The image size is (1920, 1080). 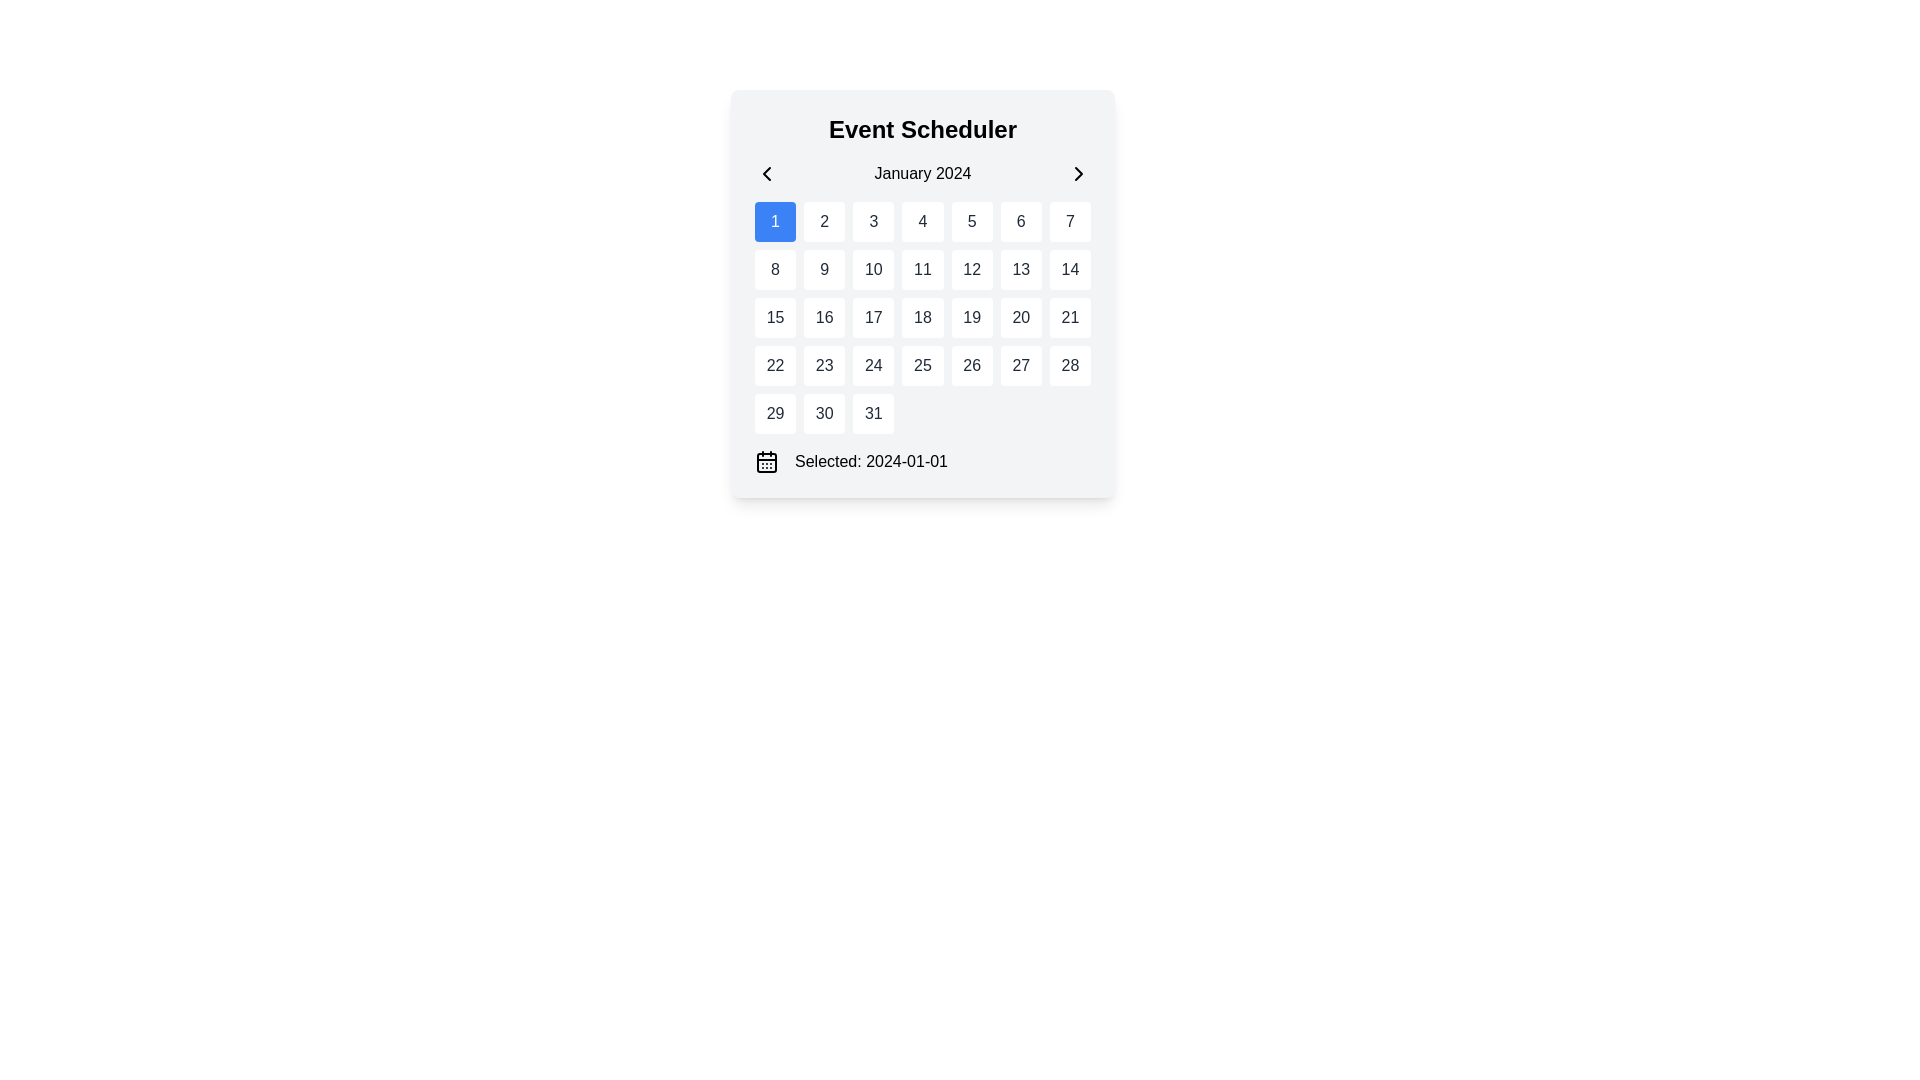 What do you see at coordinates (1078, 172) in the screenshot?
I see `the navigation button (icon) for advancing to the next calendar month, located to the right of the 'January 2024' text in the calendar header` at bounding box center [1078, 172].